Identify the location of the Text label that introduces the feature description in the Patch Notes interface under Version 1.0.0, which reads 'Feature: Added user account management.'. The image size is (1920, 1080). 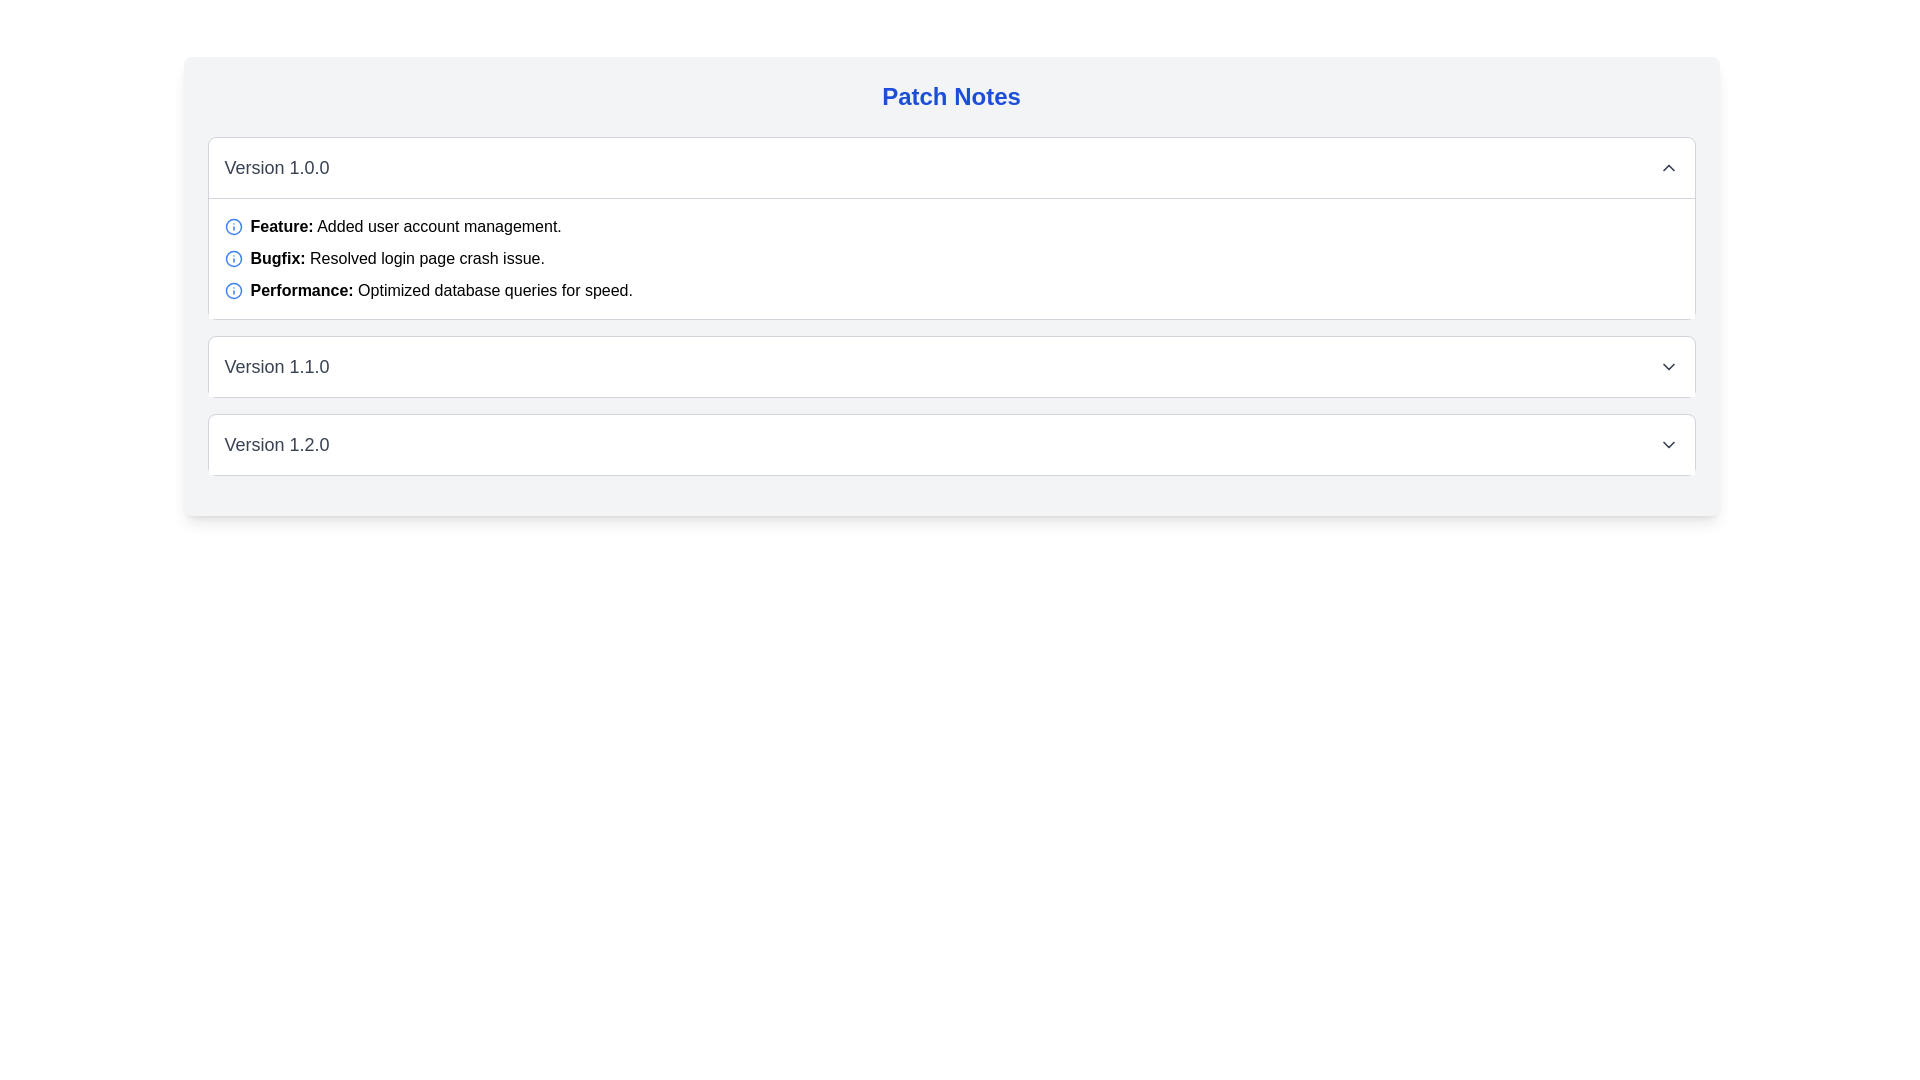
(281, 225).